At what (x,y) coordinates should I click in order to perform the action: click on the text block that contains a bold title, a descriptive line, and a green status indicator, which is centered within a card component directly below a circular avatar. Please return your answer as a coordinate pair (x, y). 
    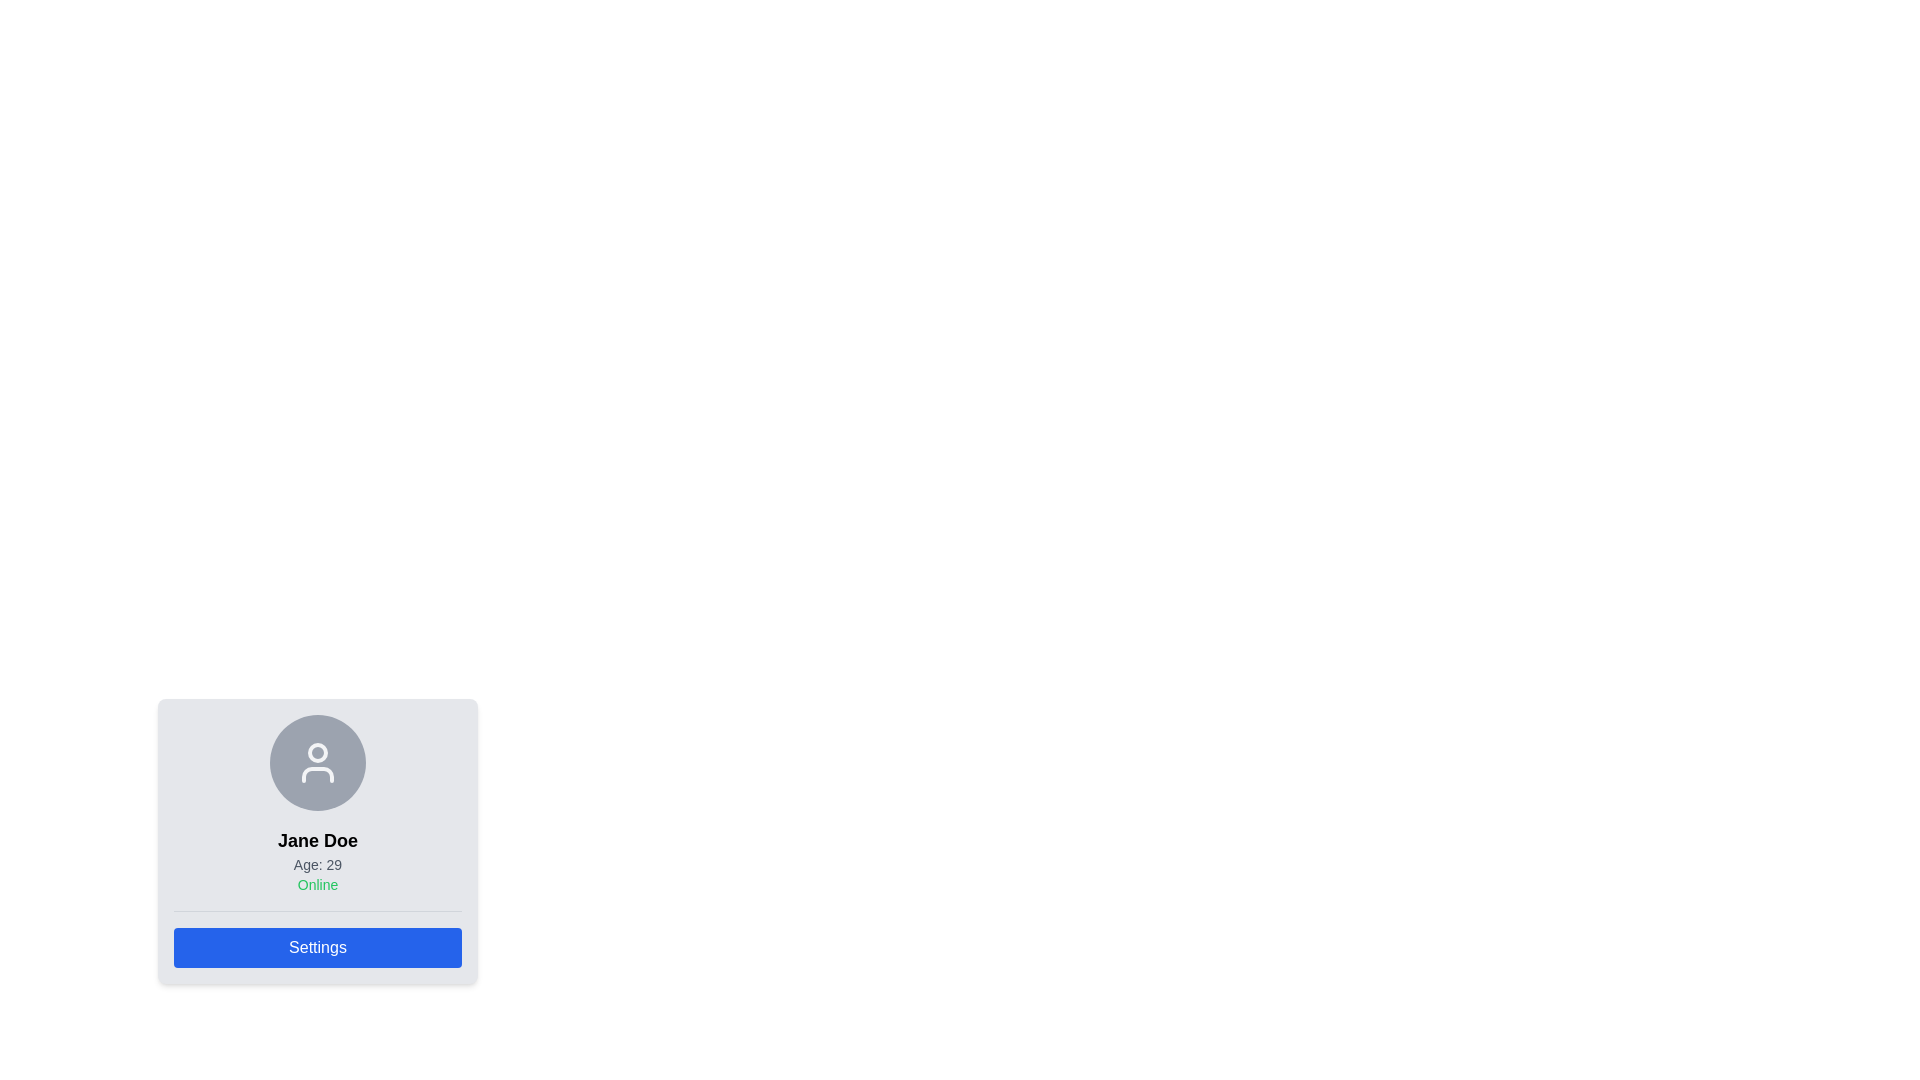
    Looking at the image, I should click on (316, 859).